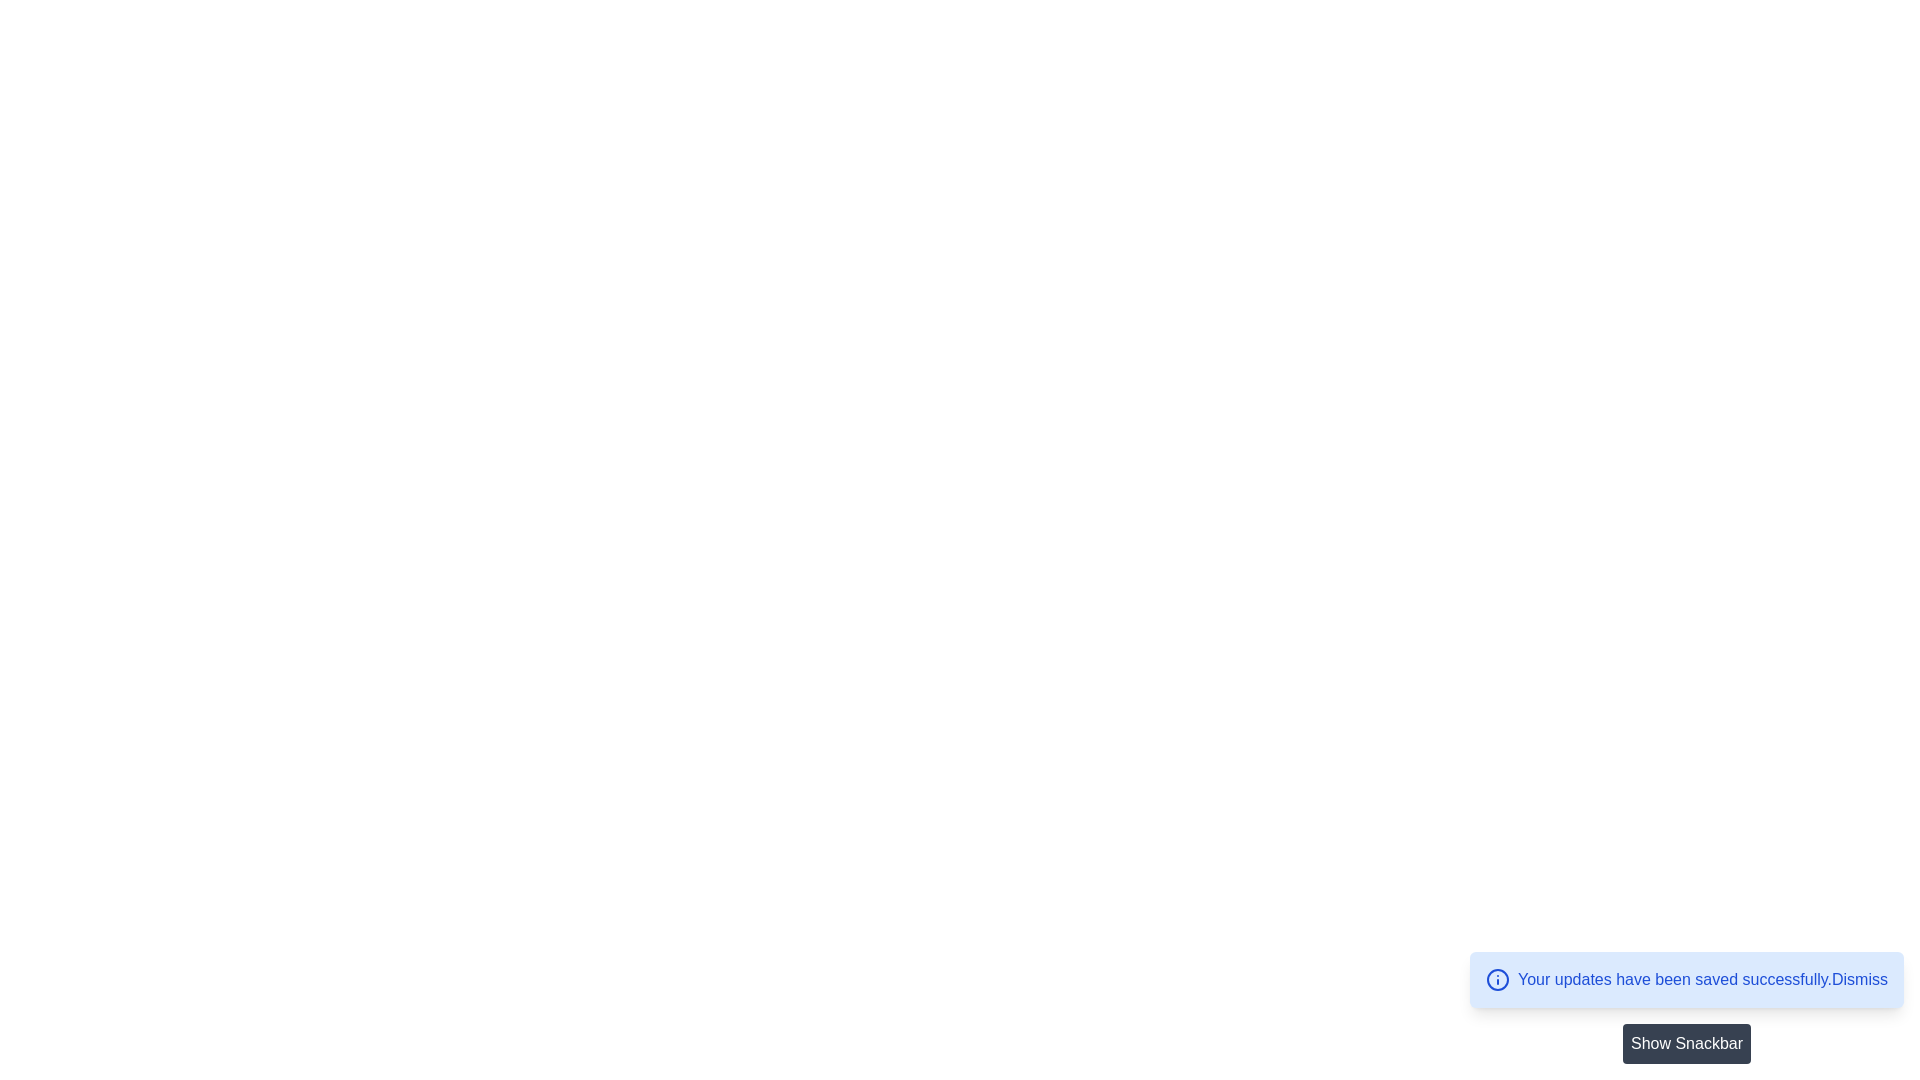 The height and width of the screenshot is (1080, 1920). I want to click on the circular information icon with a blue outline located in the bottom-right corner notification banner, so click(1497, 978).